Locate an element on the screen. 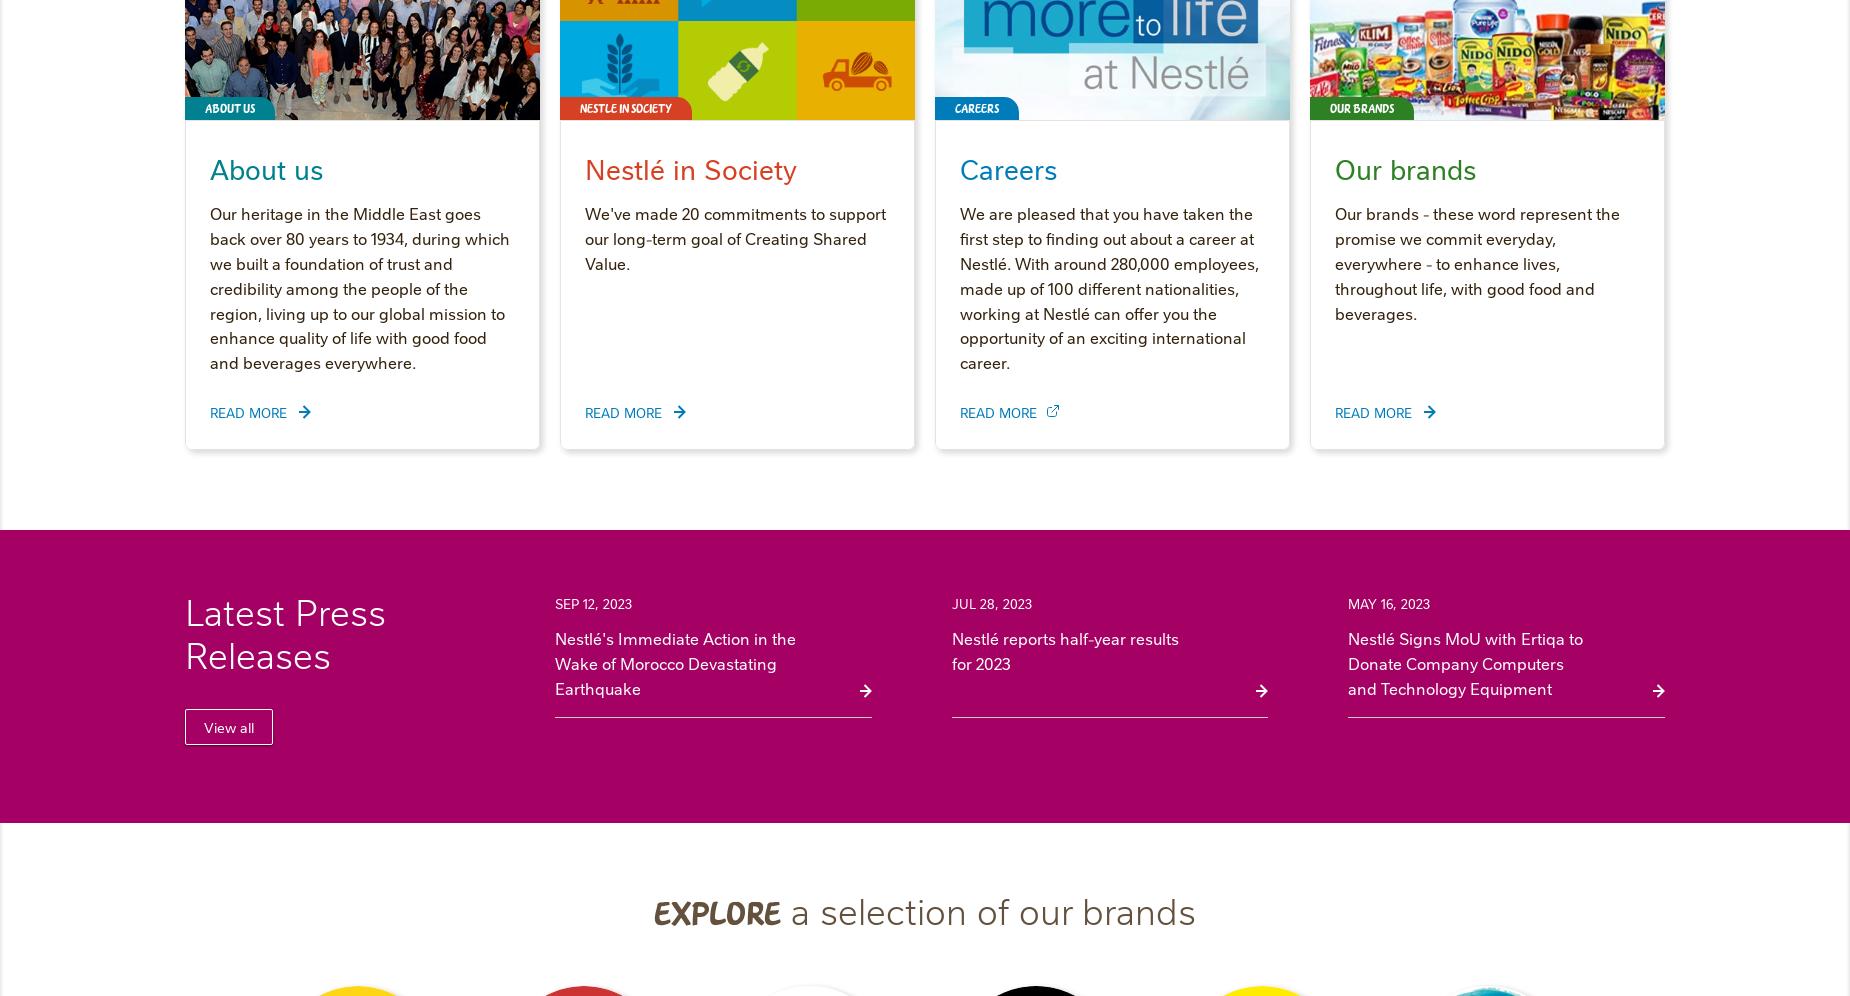 Image resolution: width=1850 pixels, height=996 pixels. 'Nestlé's Immediate Action in the Wake of Morocco Devastating Earthquake' is located at coordinates (555, 661).